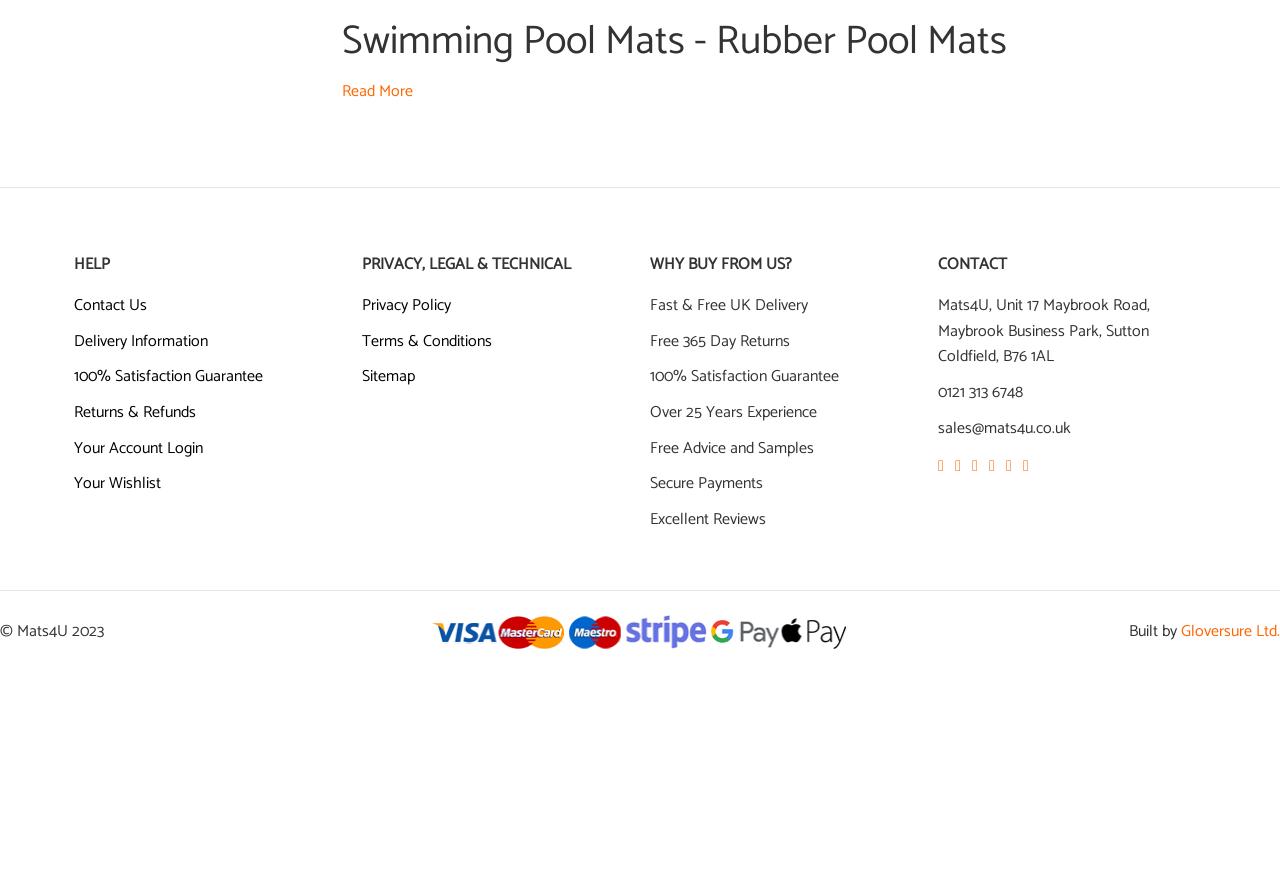  Describe the element at coordinates (342, 154) in the screenshot. I see `'Swimming pool mats and poolside matting is needed because the side of swimming pools and the surrounding areas are renowned for having wet and slippery floors. Using appropriate wet-area swimming pool mats can help to prevent dangerous slip and fall accidents around the pool. Pool mats have a non slip surface to provide traction underfoot and are also comfortable to walk on in bare feet.'` at that location.